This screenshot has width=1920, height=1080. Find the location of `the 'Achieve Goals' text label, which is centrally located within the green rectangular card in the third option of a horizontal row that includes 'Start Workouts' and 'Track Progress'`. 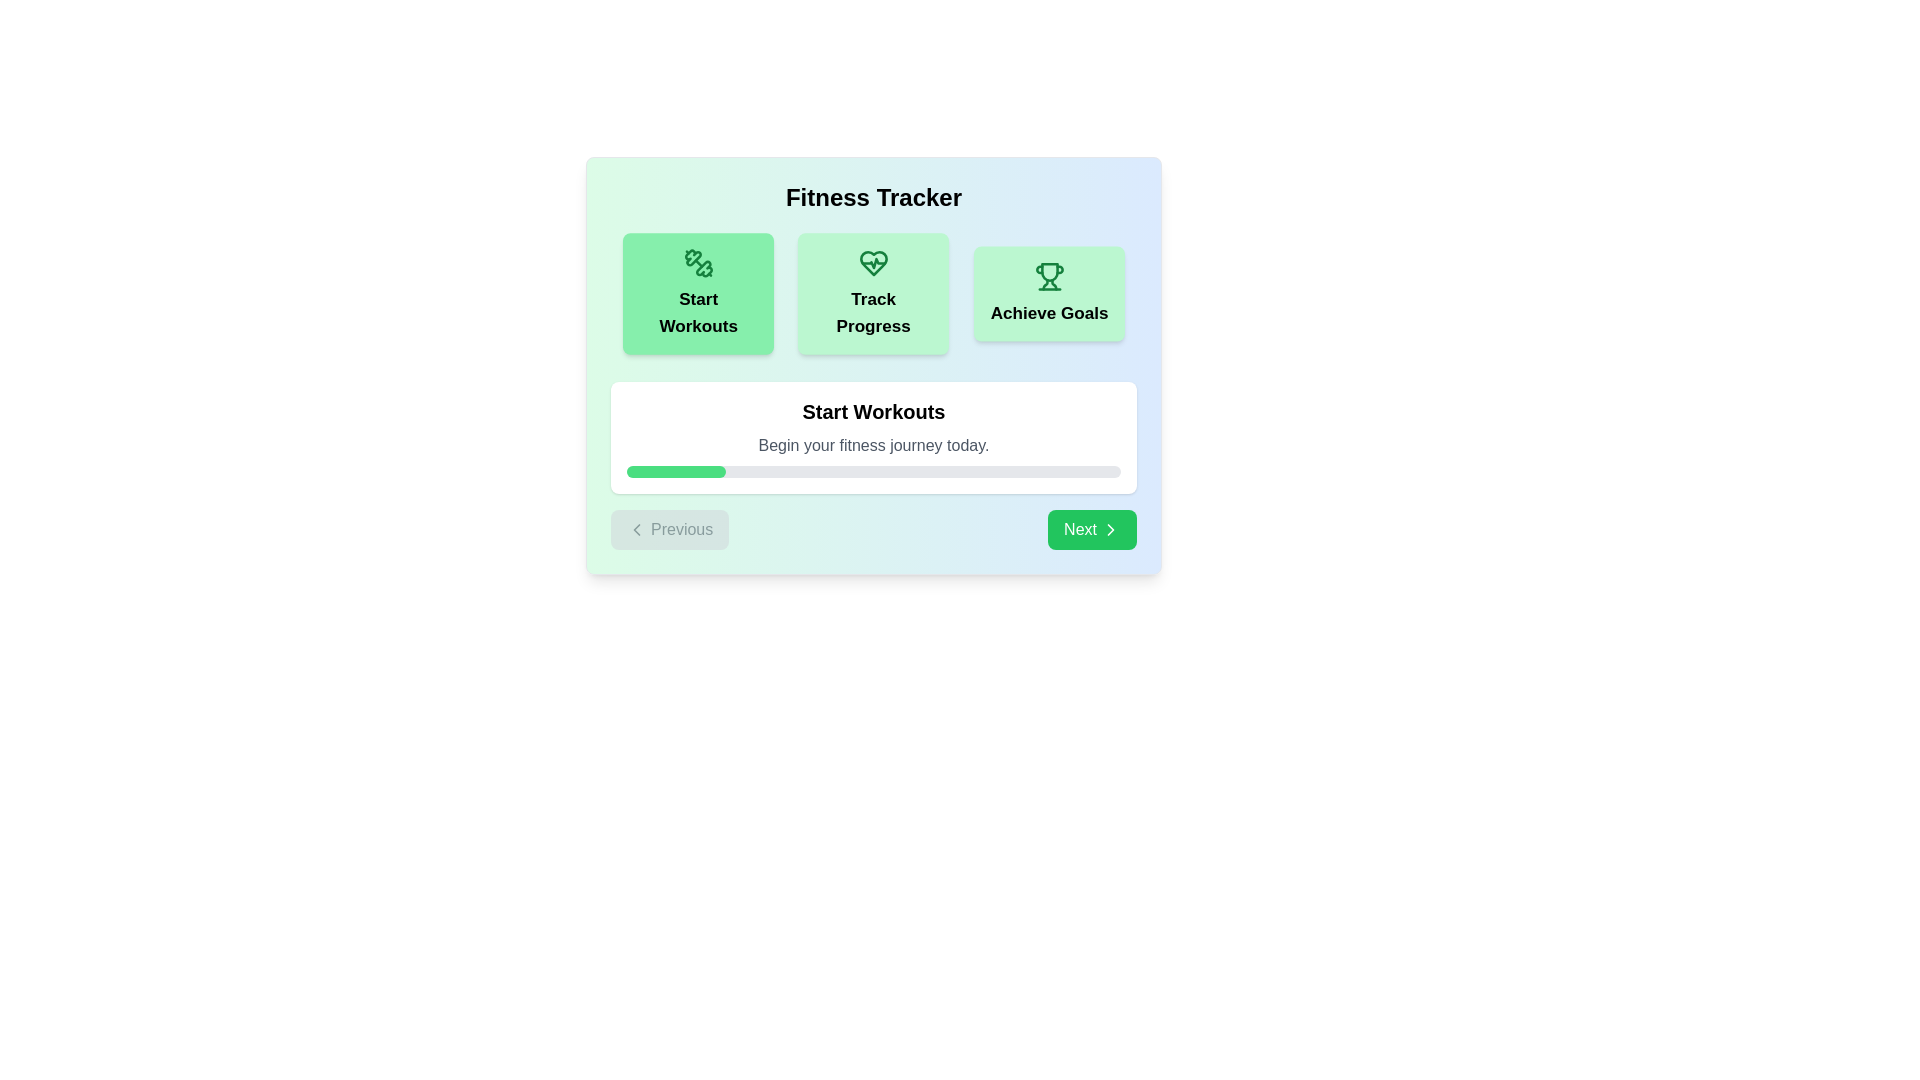

the 'Achieve Goals' text label, which is centrally located within the green rectangular card in the third option of a horizontal row that includes 'Start Workouts' and 'Track Progress' is located at coordinates (1048, 312).